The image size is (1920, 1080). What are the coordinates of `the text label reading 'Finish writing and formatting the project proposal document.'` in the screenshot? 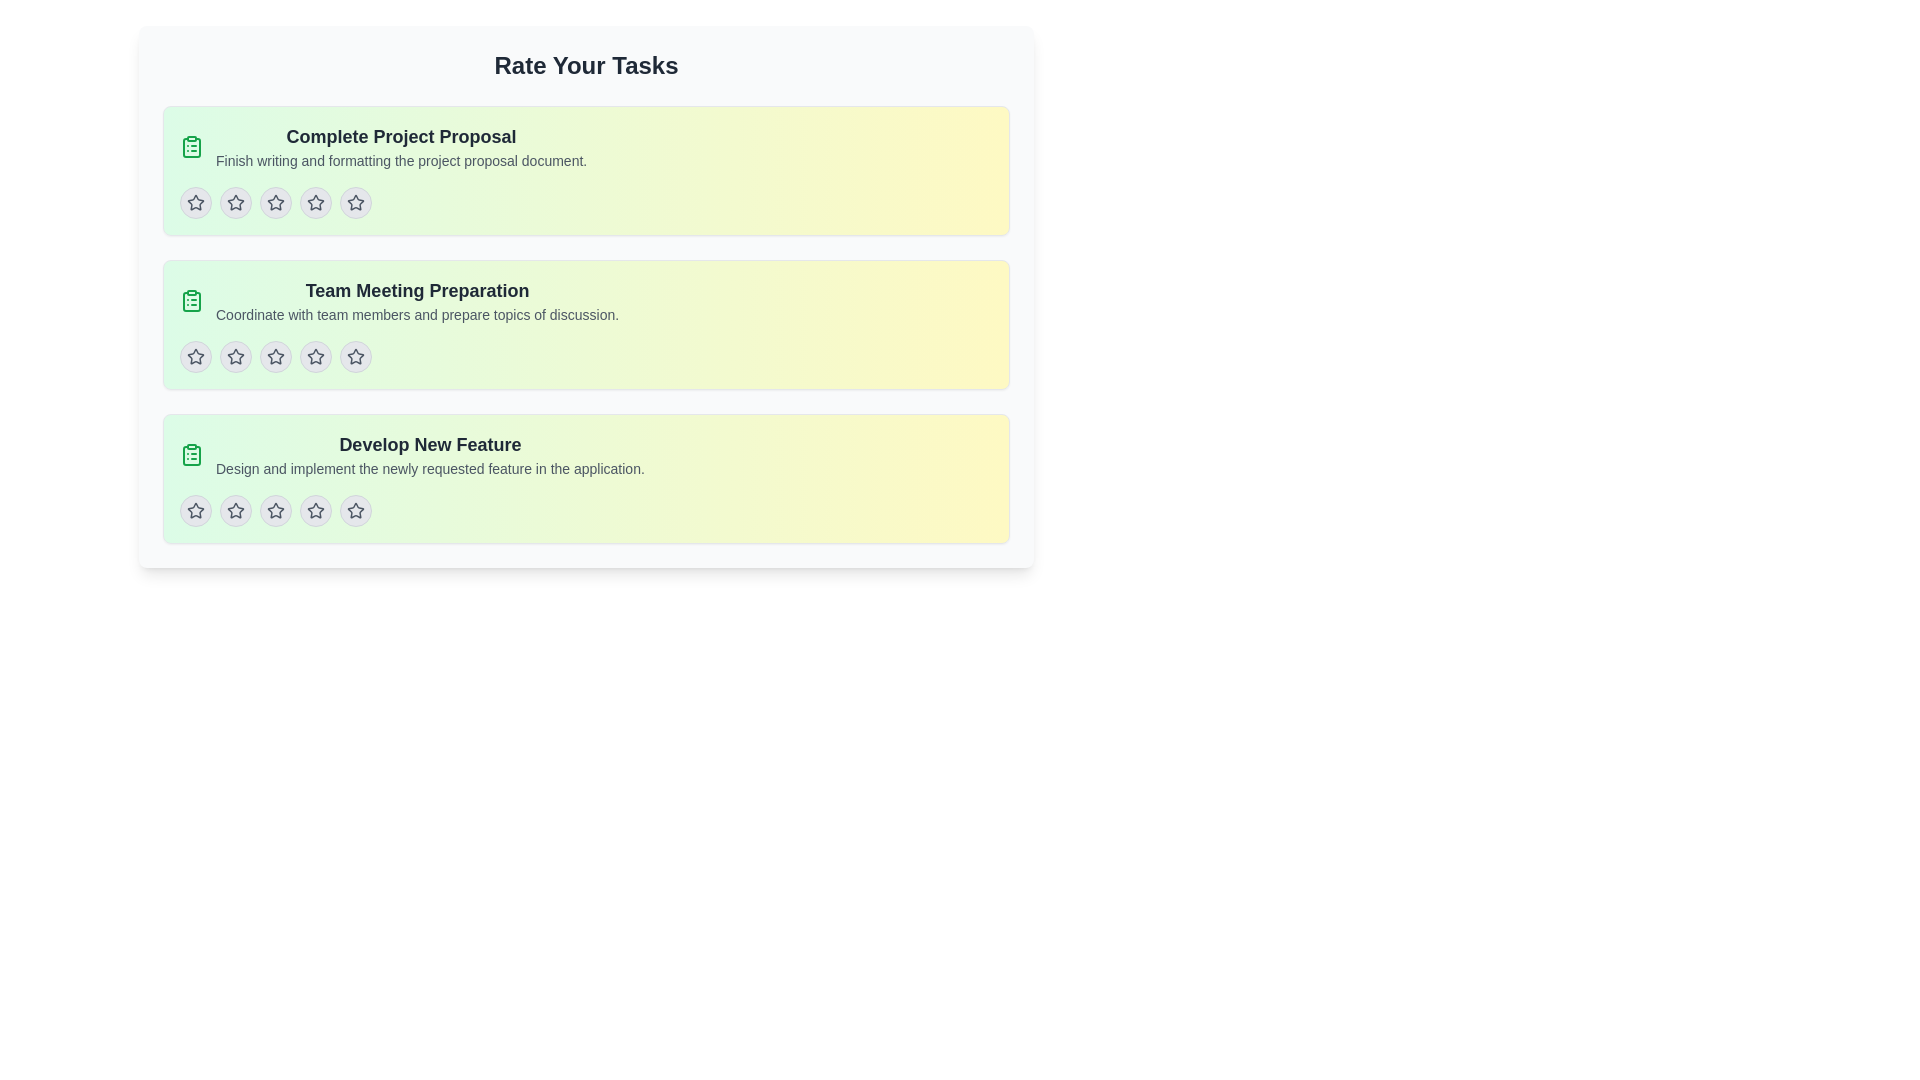 It's located at (400, 160).